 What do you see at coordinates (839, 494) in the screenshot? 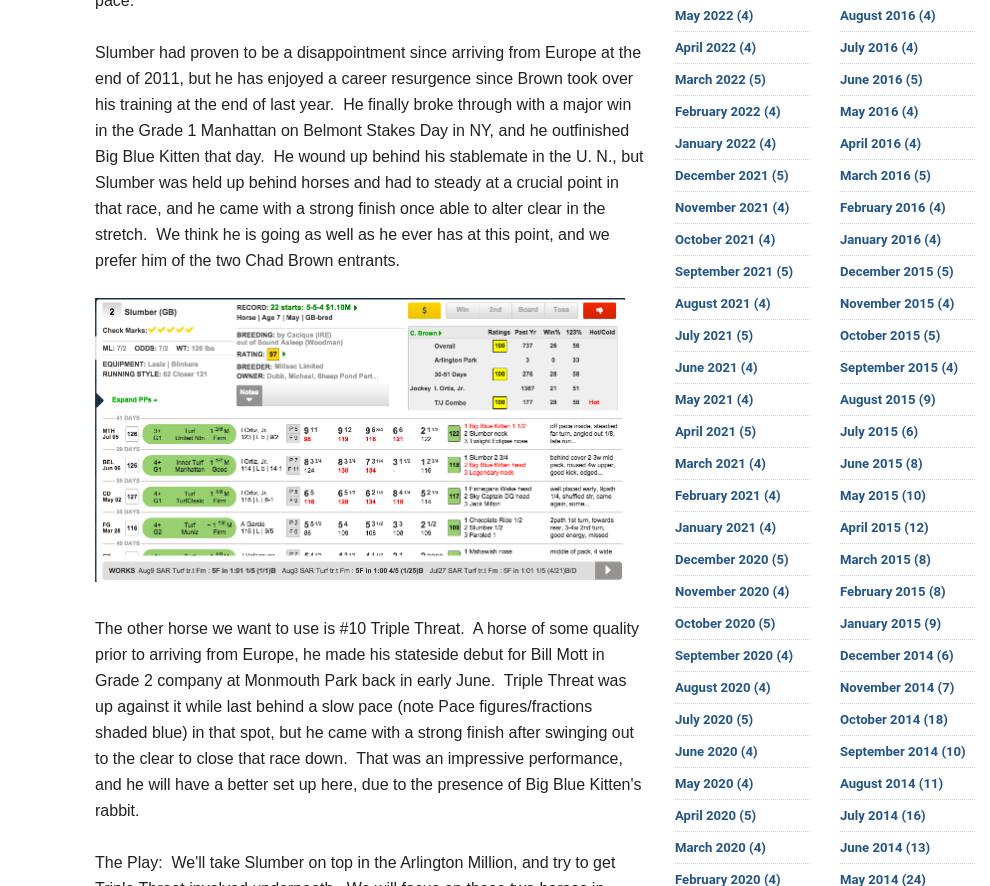
I see `'May 2015 (10)'` at bounding box center [839, 494].